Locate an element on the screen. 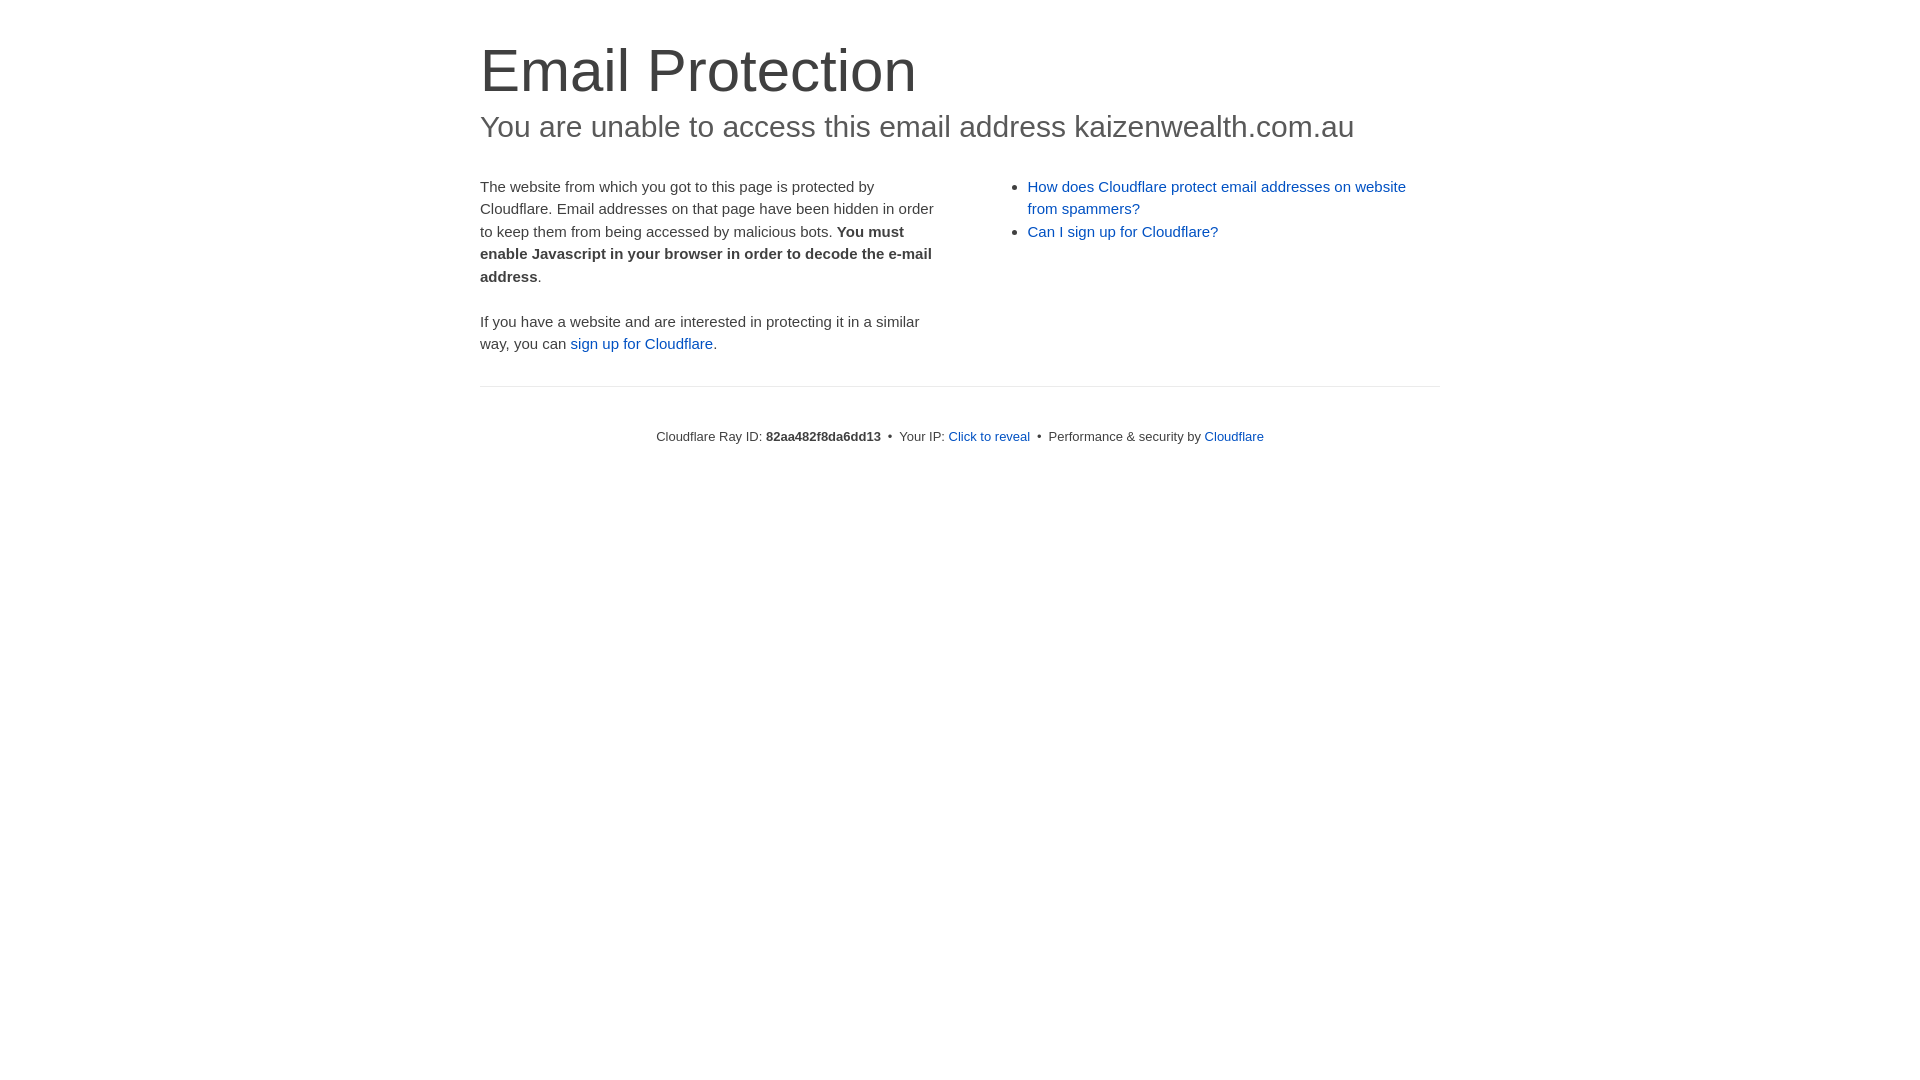  'Click to reveal' is located at coordinates (989, 435).